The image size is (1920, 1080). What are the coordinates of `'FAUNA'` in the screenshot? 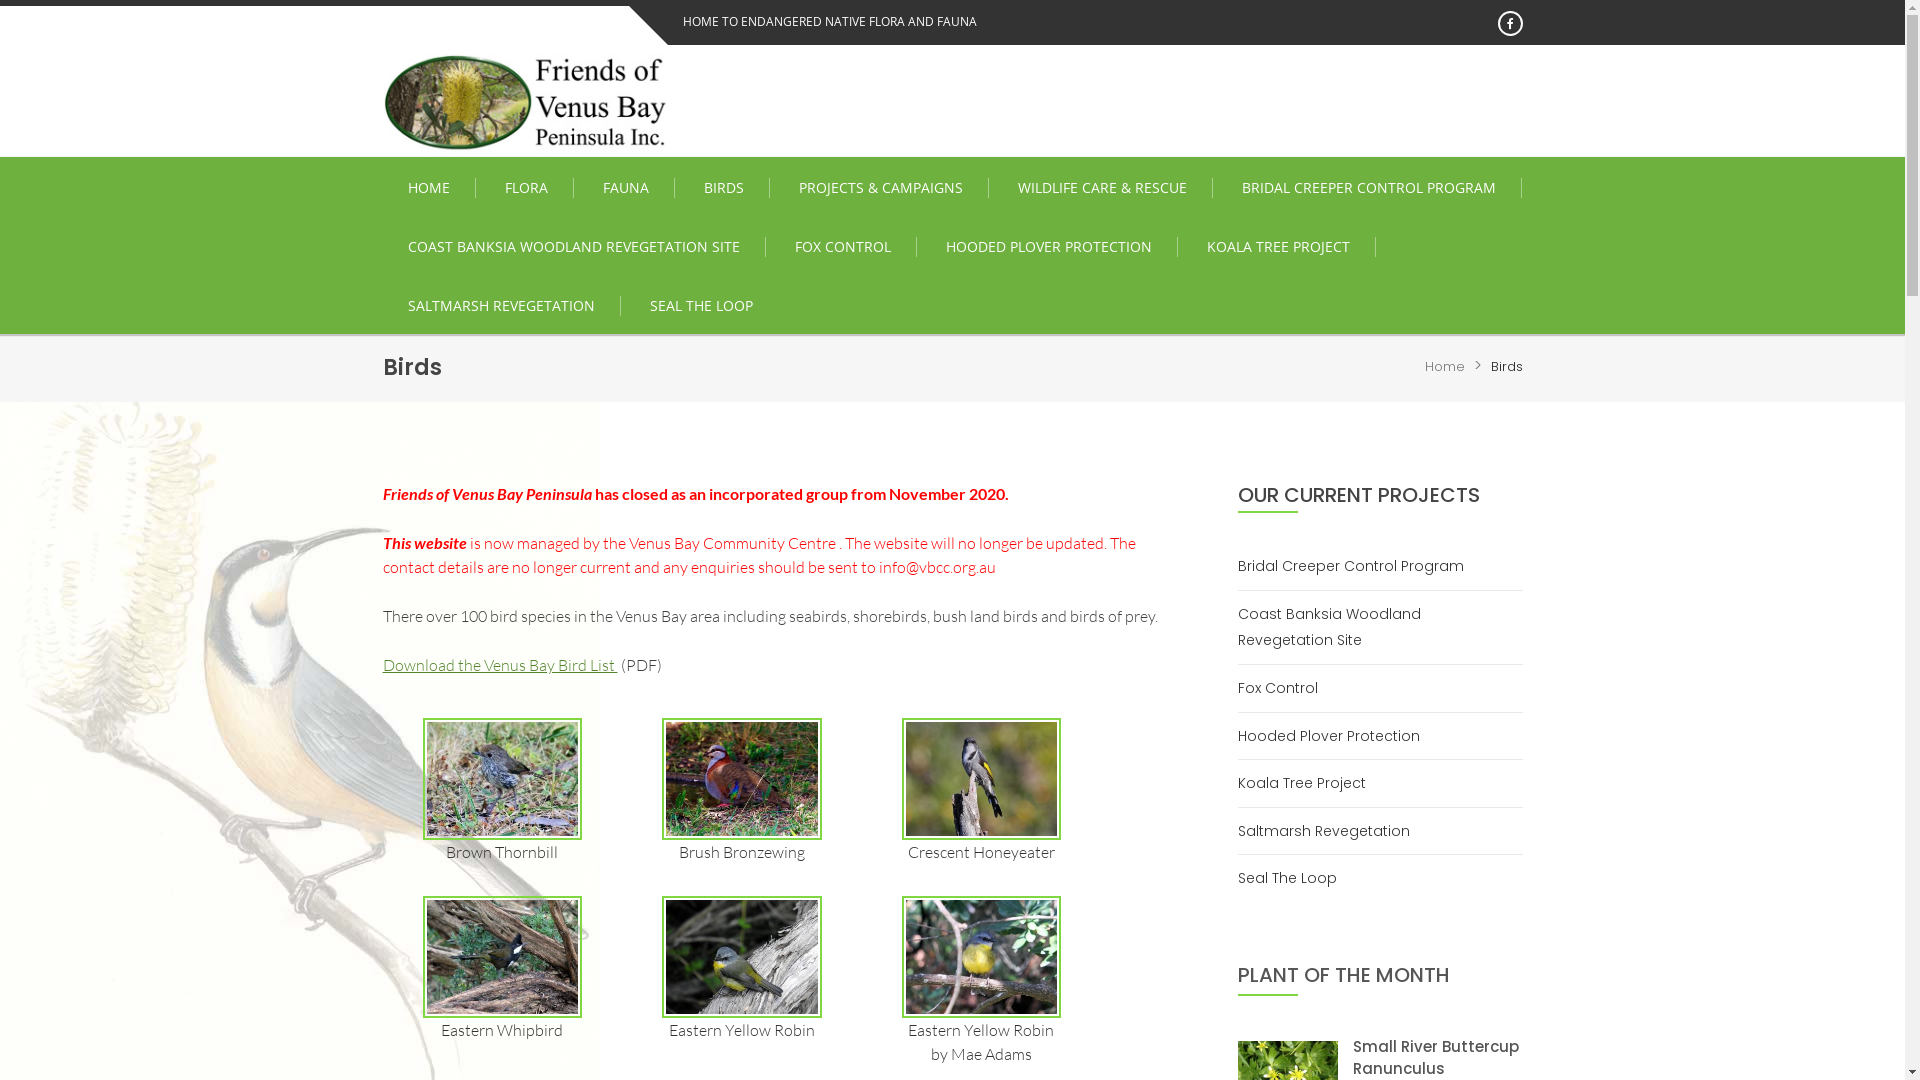 It's located at (625, 188).